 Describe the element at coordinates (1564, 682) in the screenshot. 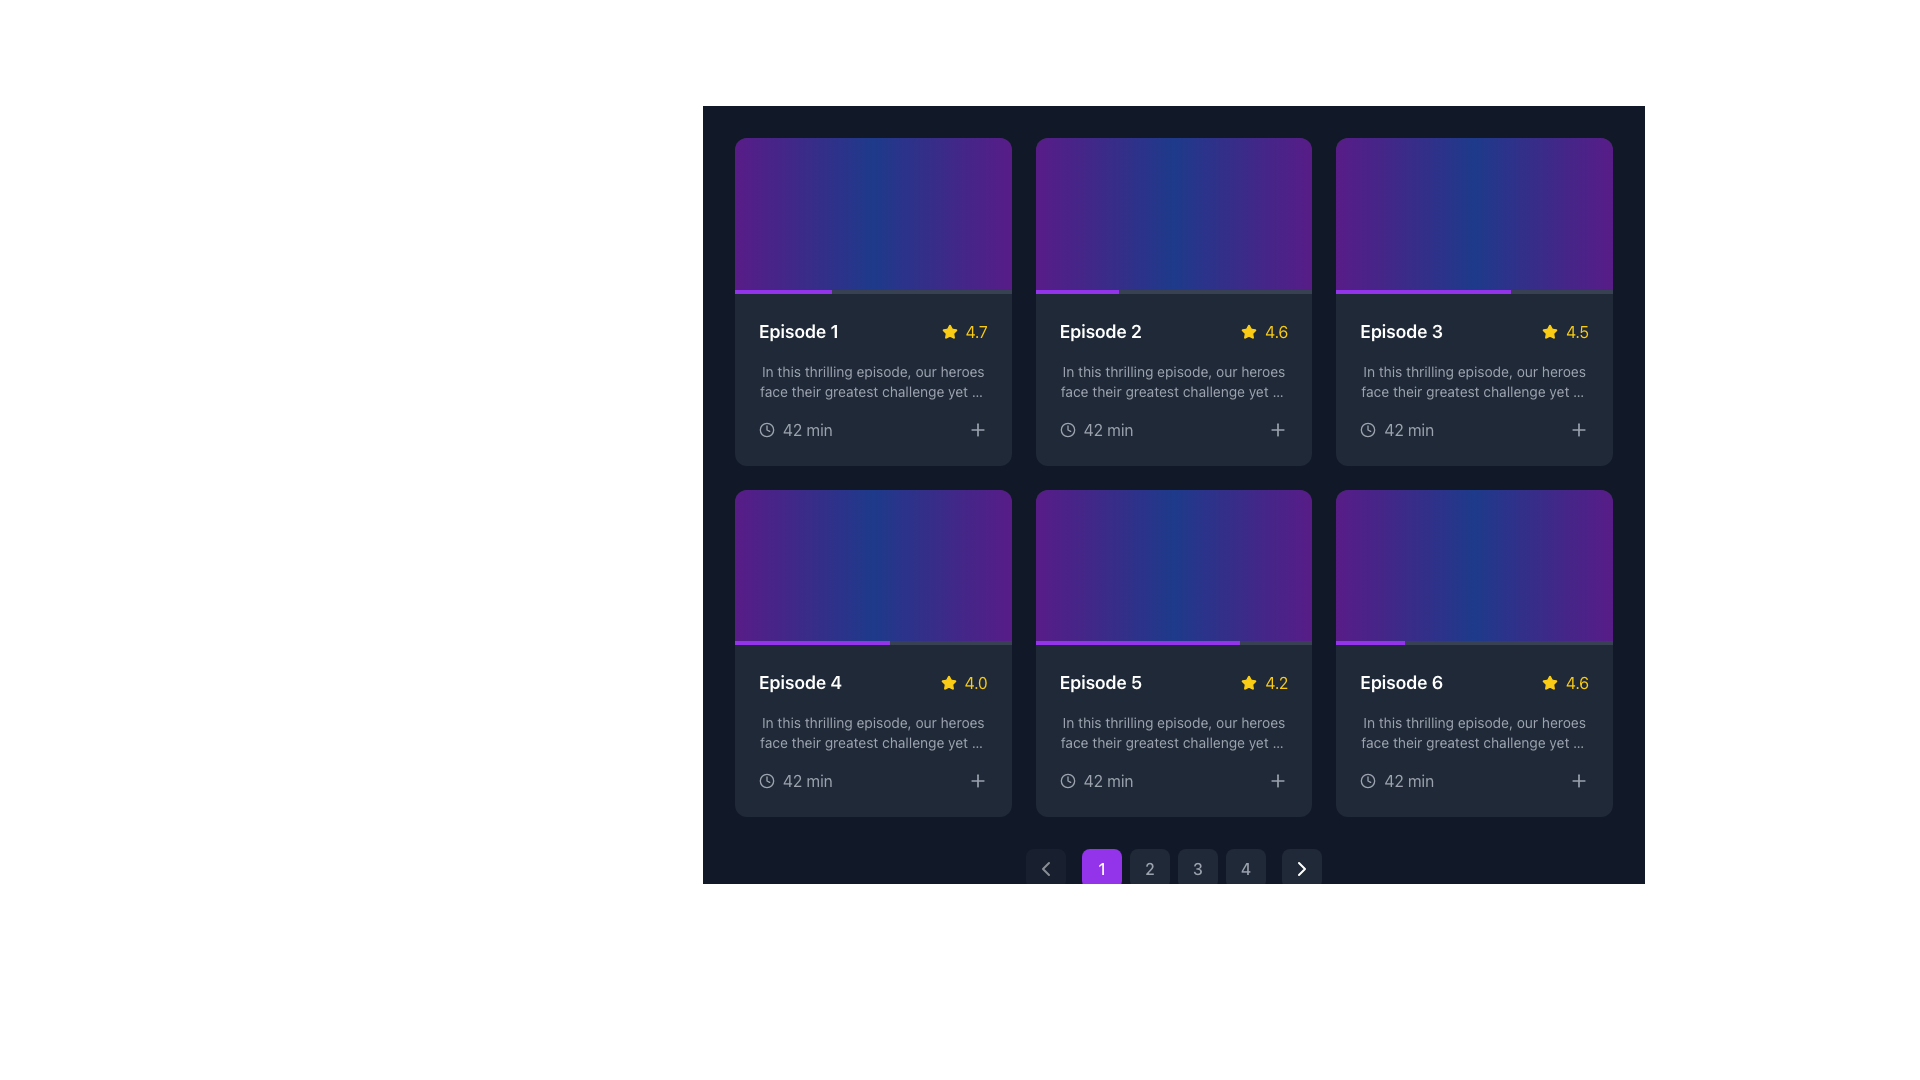

I see `the yellow numerical rating label displaying '4.6', located to the right of the yellow star icon in the bottom-right section of the 'Episode 6' card` at that location.